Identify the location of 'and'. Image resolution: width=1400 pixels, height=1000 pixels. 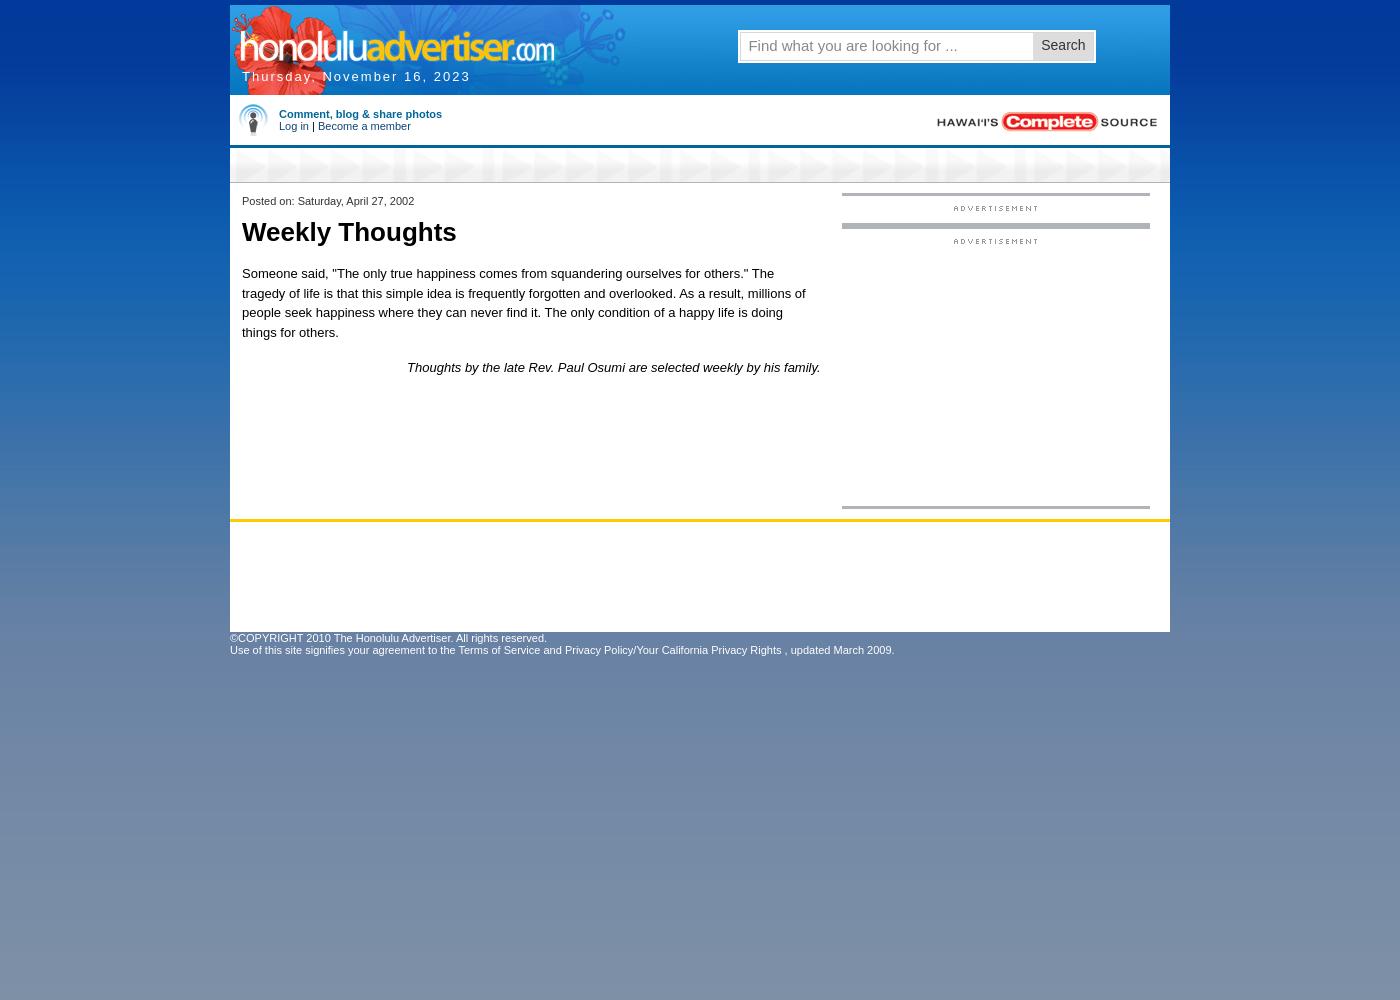
(539, 650).